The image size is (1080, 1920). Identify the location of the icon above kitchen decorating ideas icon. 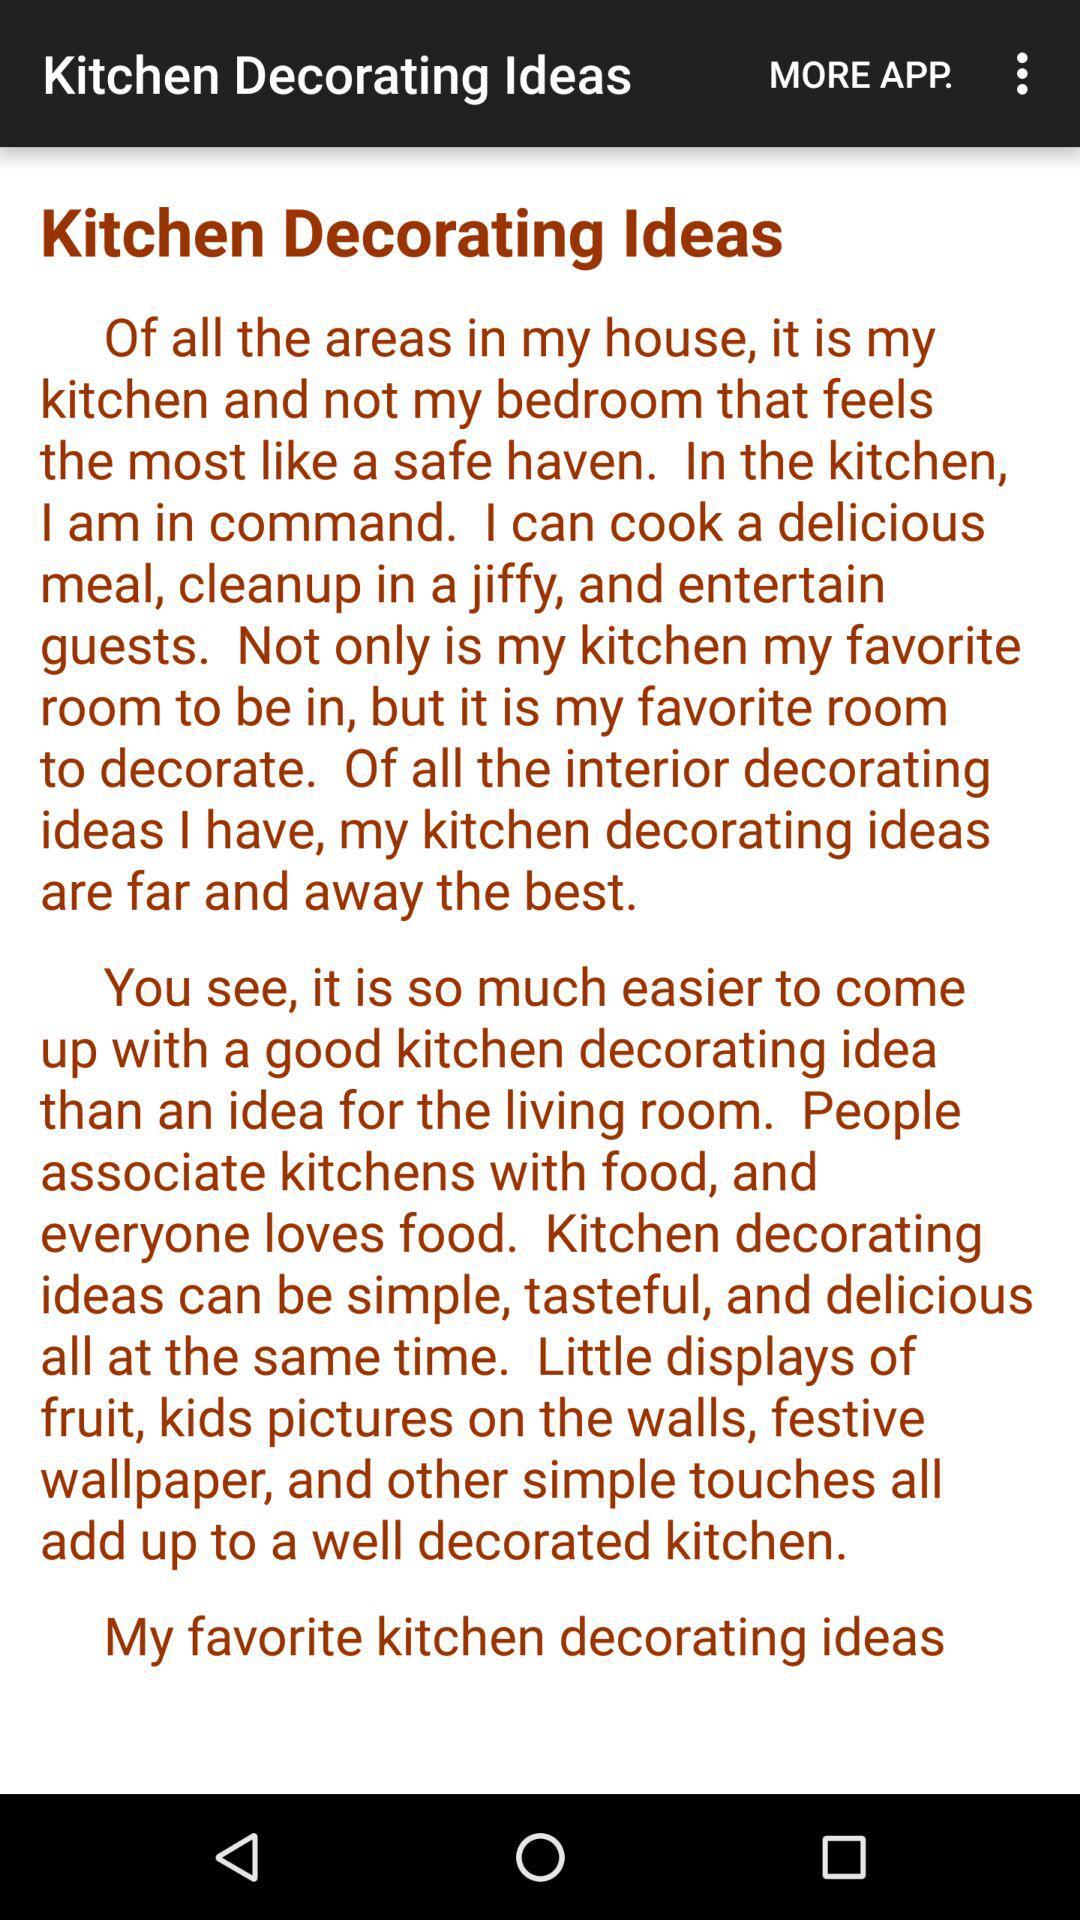
(1027, 73).